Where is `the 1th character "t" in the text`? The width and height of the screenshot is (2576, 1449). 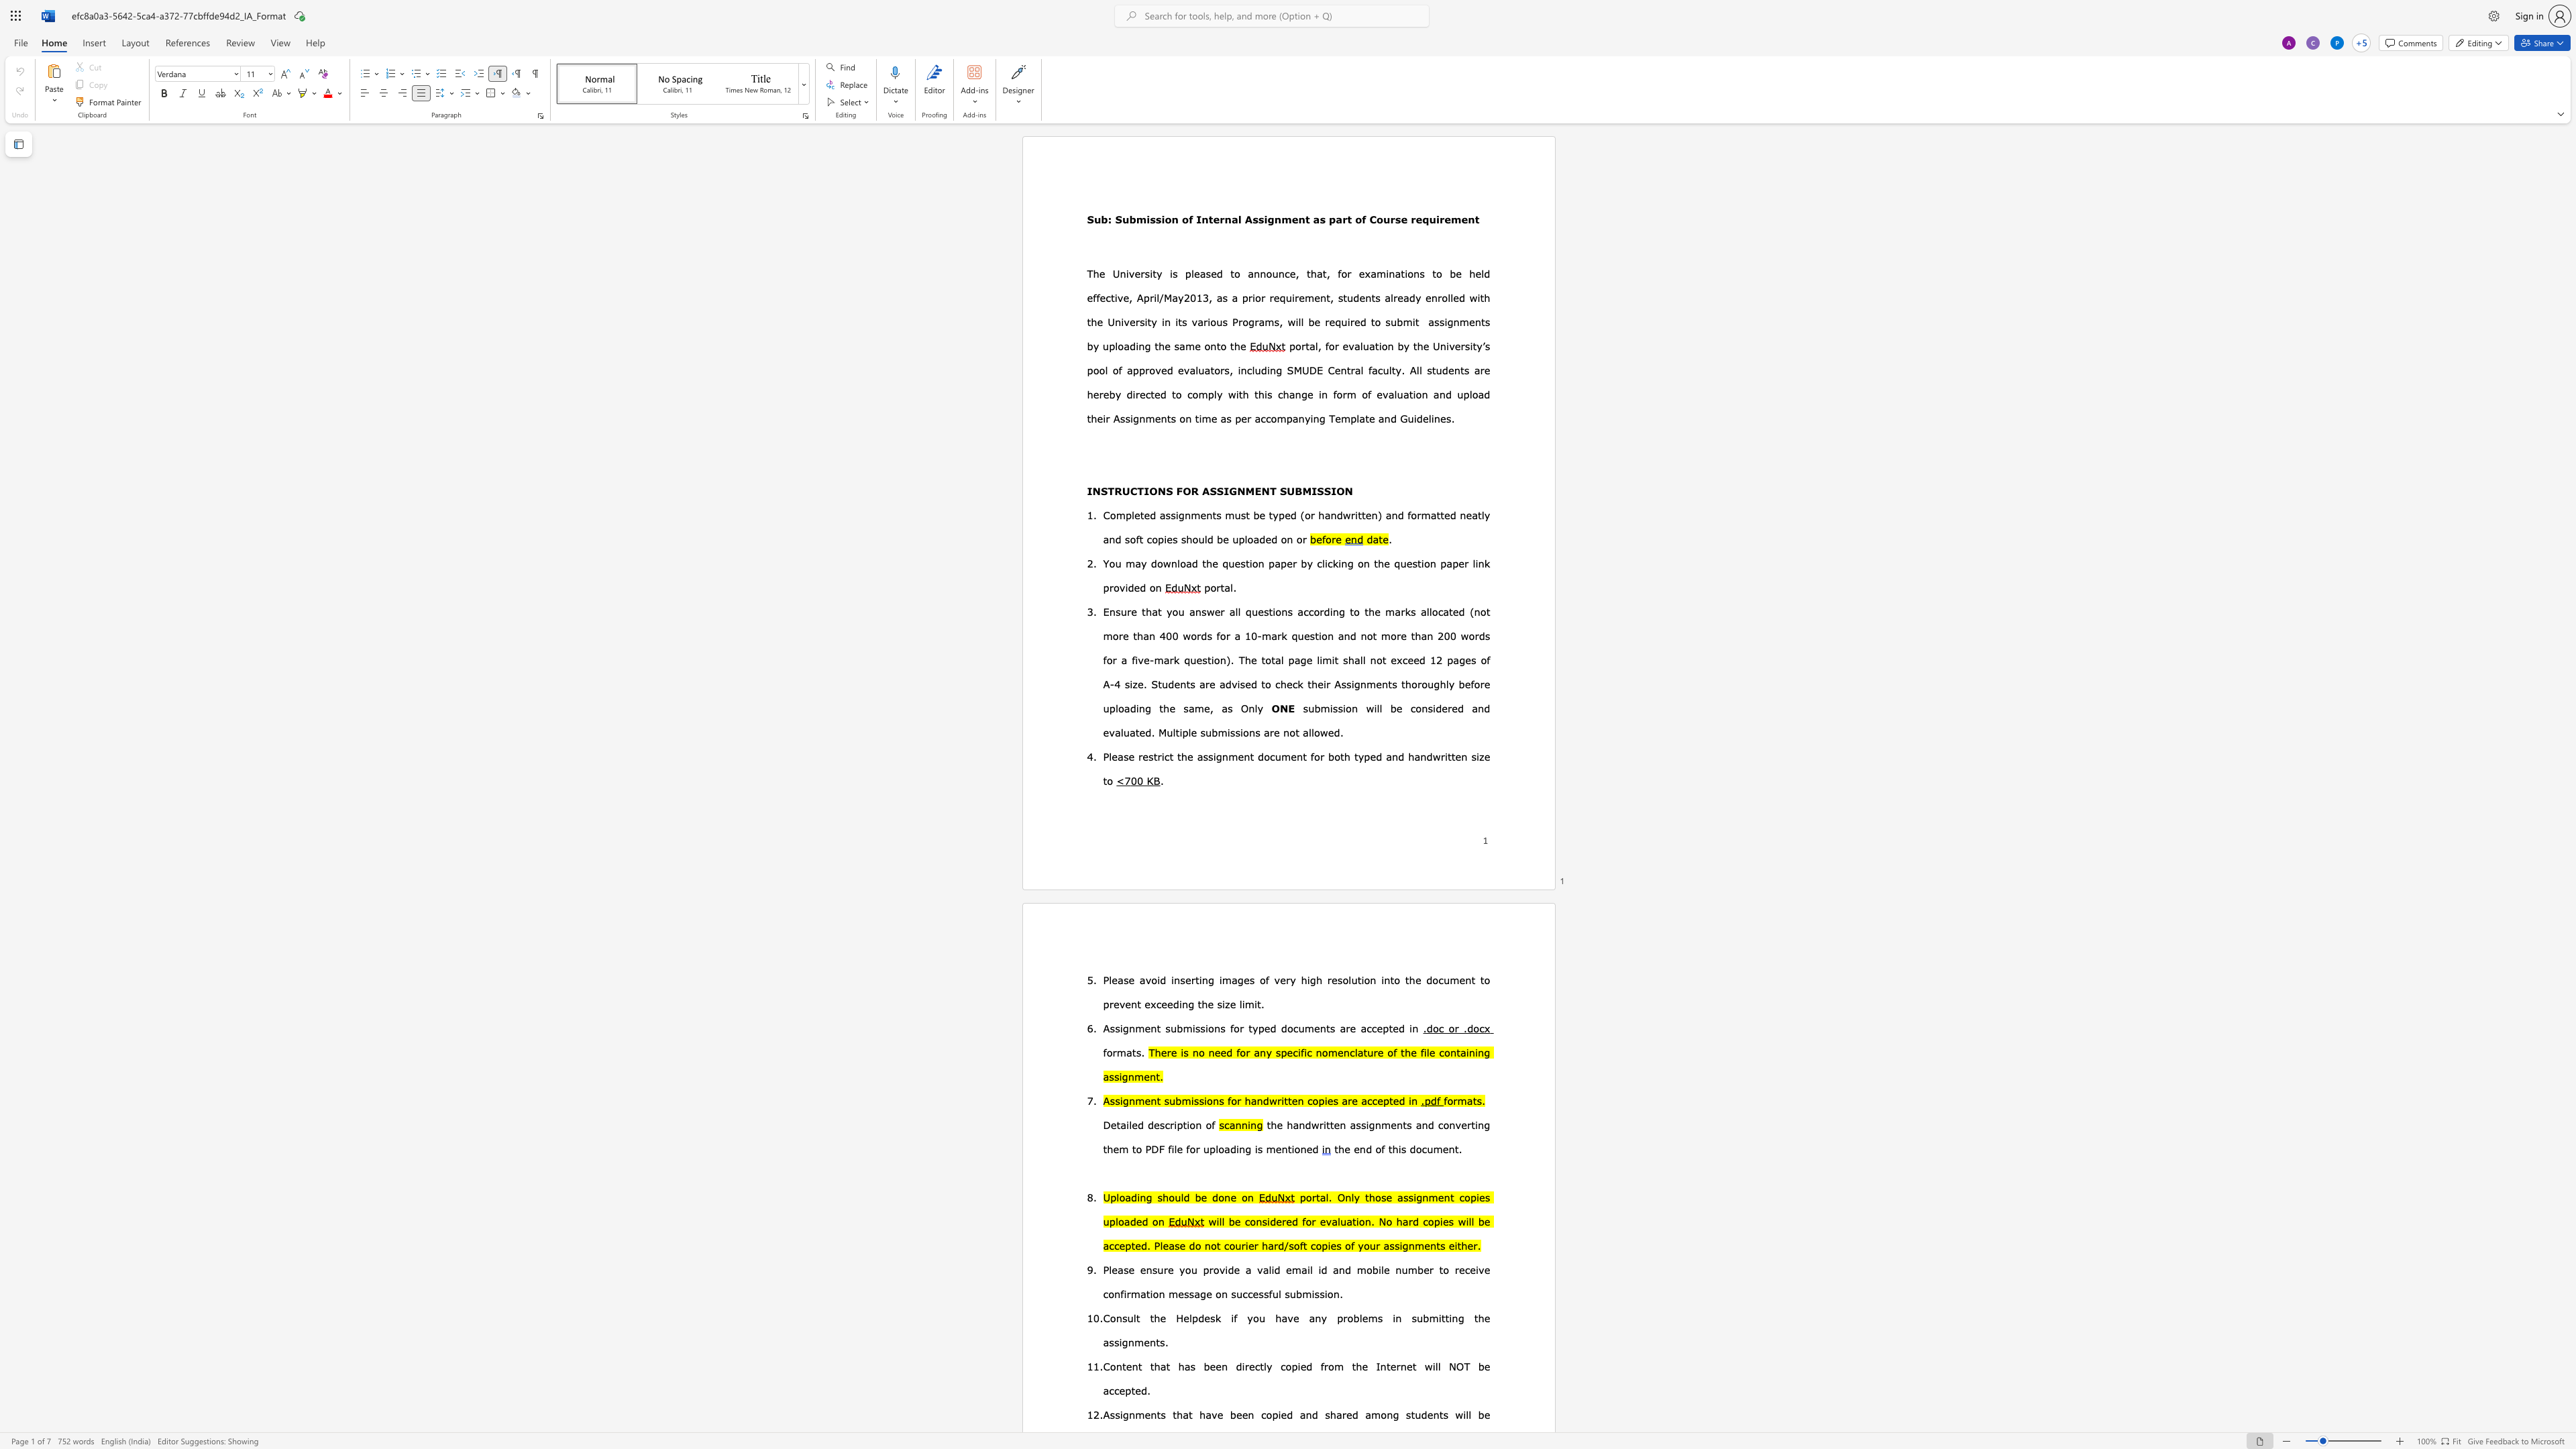 the 1th character "t" in the text is located at coordinates (1156, 346).